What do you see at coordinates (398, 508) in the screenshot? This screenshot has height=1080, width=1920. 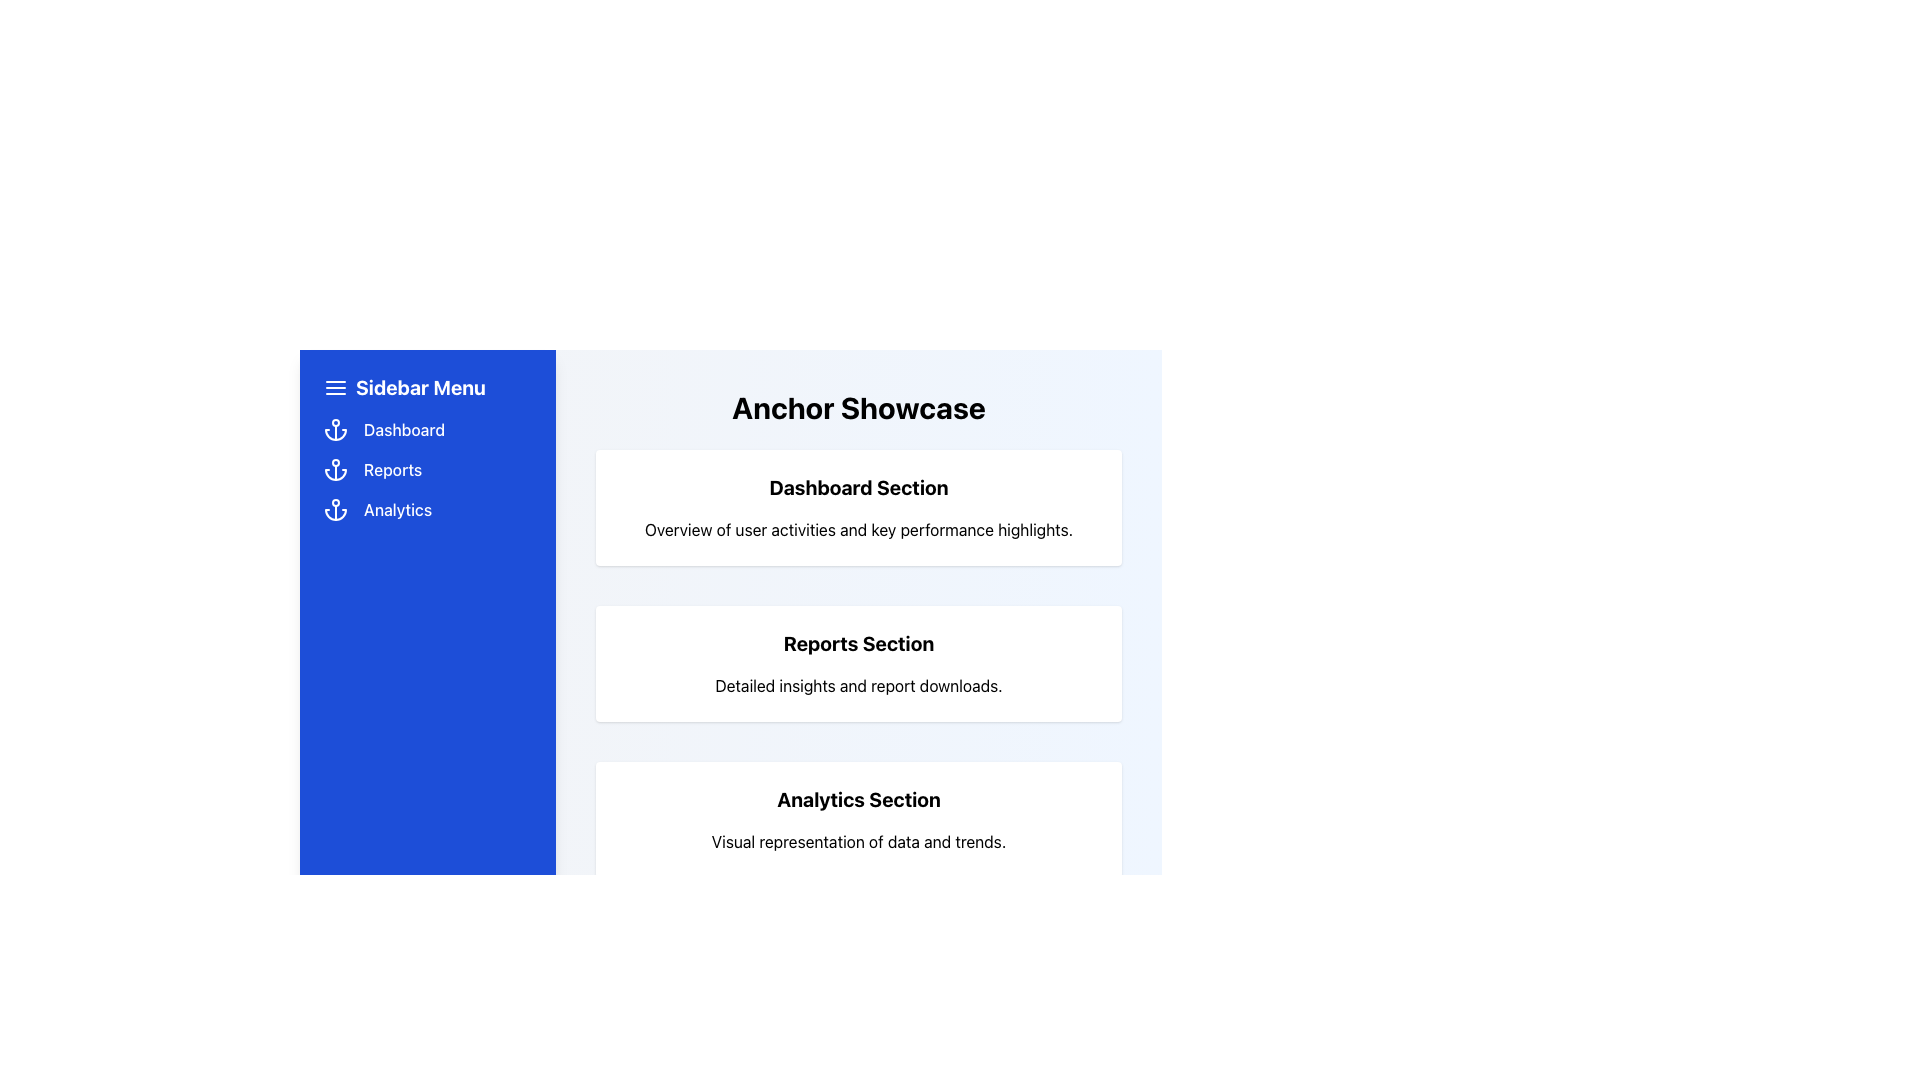 I see `the 'Analytics' clickable text link in the sidebar menu to trigger the underline effect` at bounding box center [398, 508].